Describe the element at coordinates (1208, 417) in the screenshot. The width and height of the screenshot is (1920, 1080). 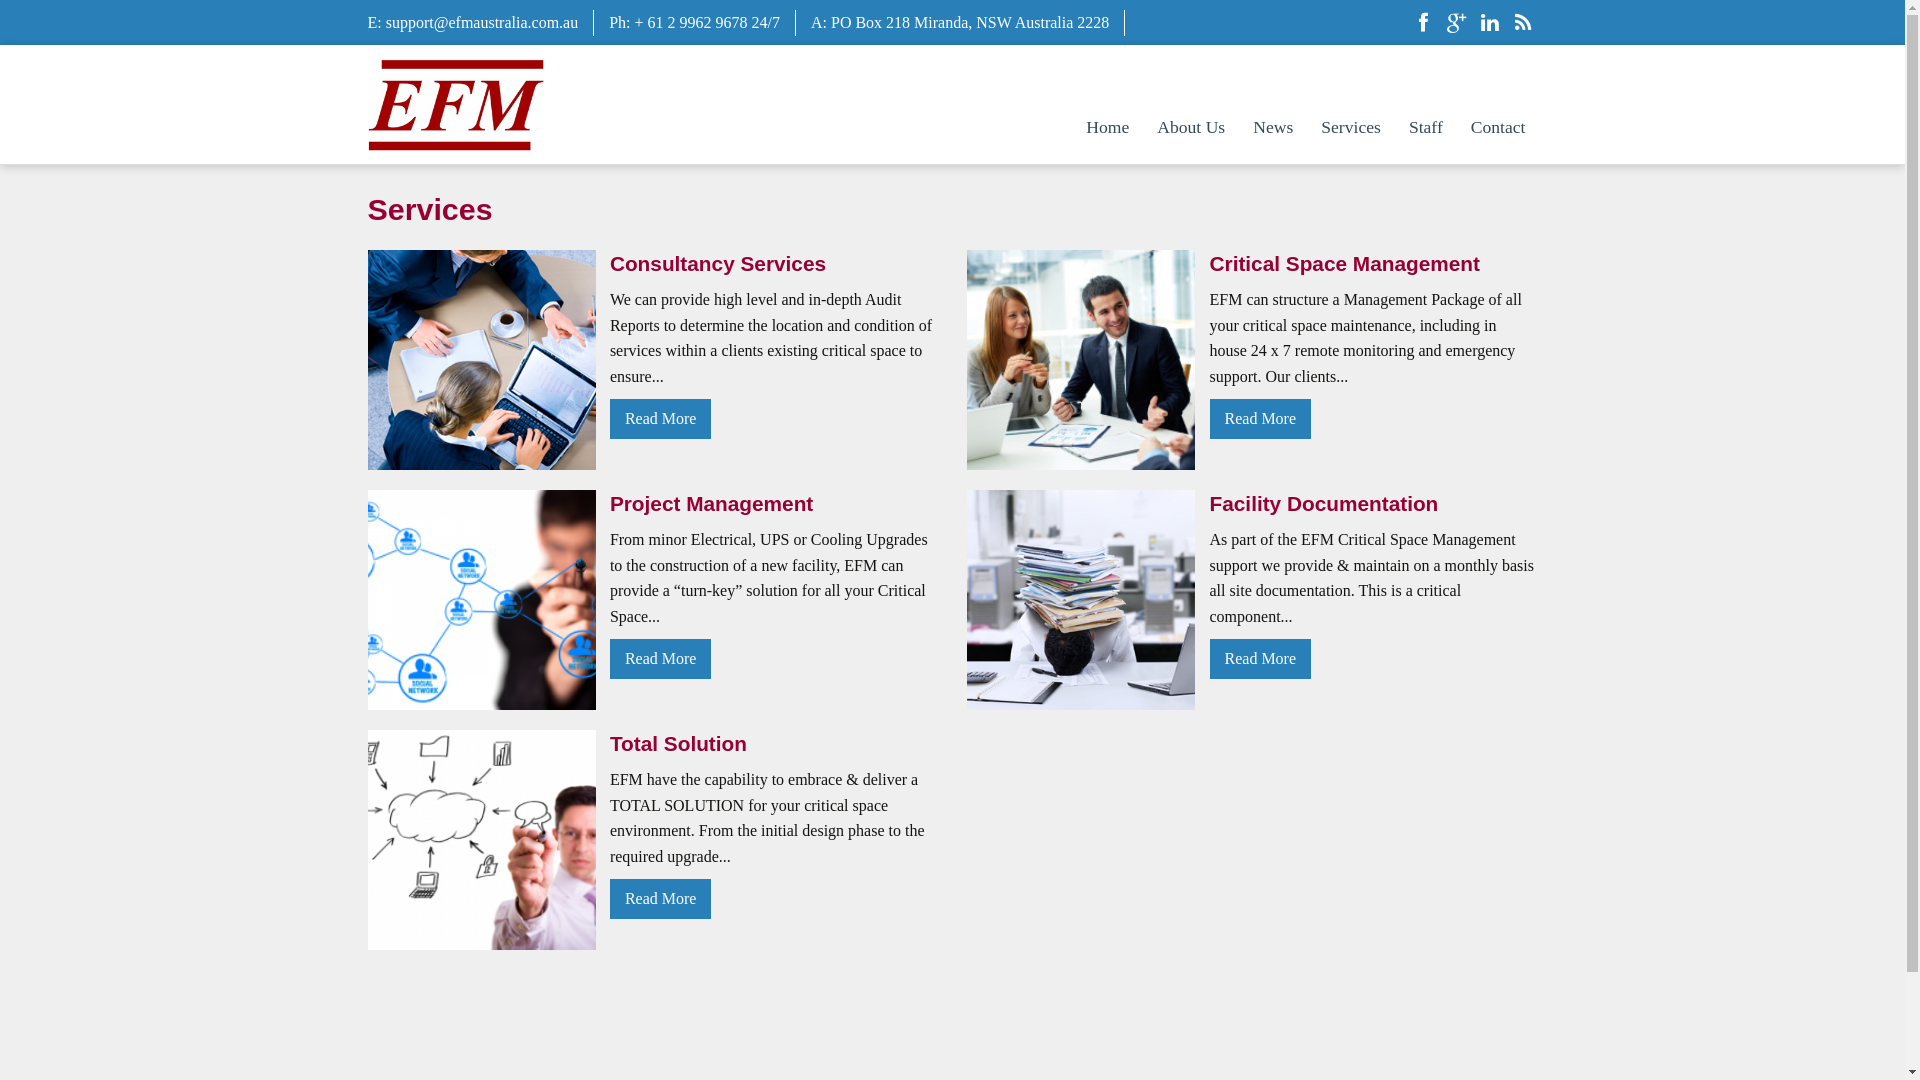
I see `'Read More'` at that location.